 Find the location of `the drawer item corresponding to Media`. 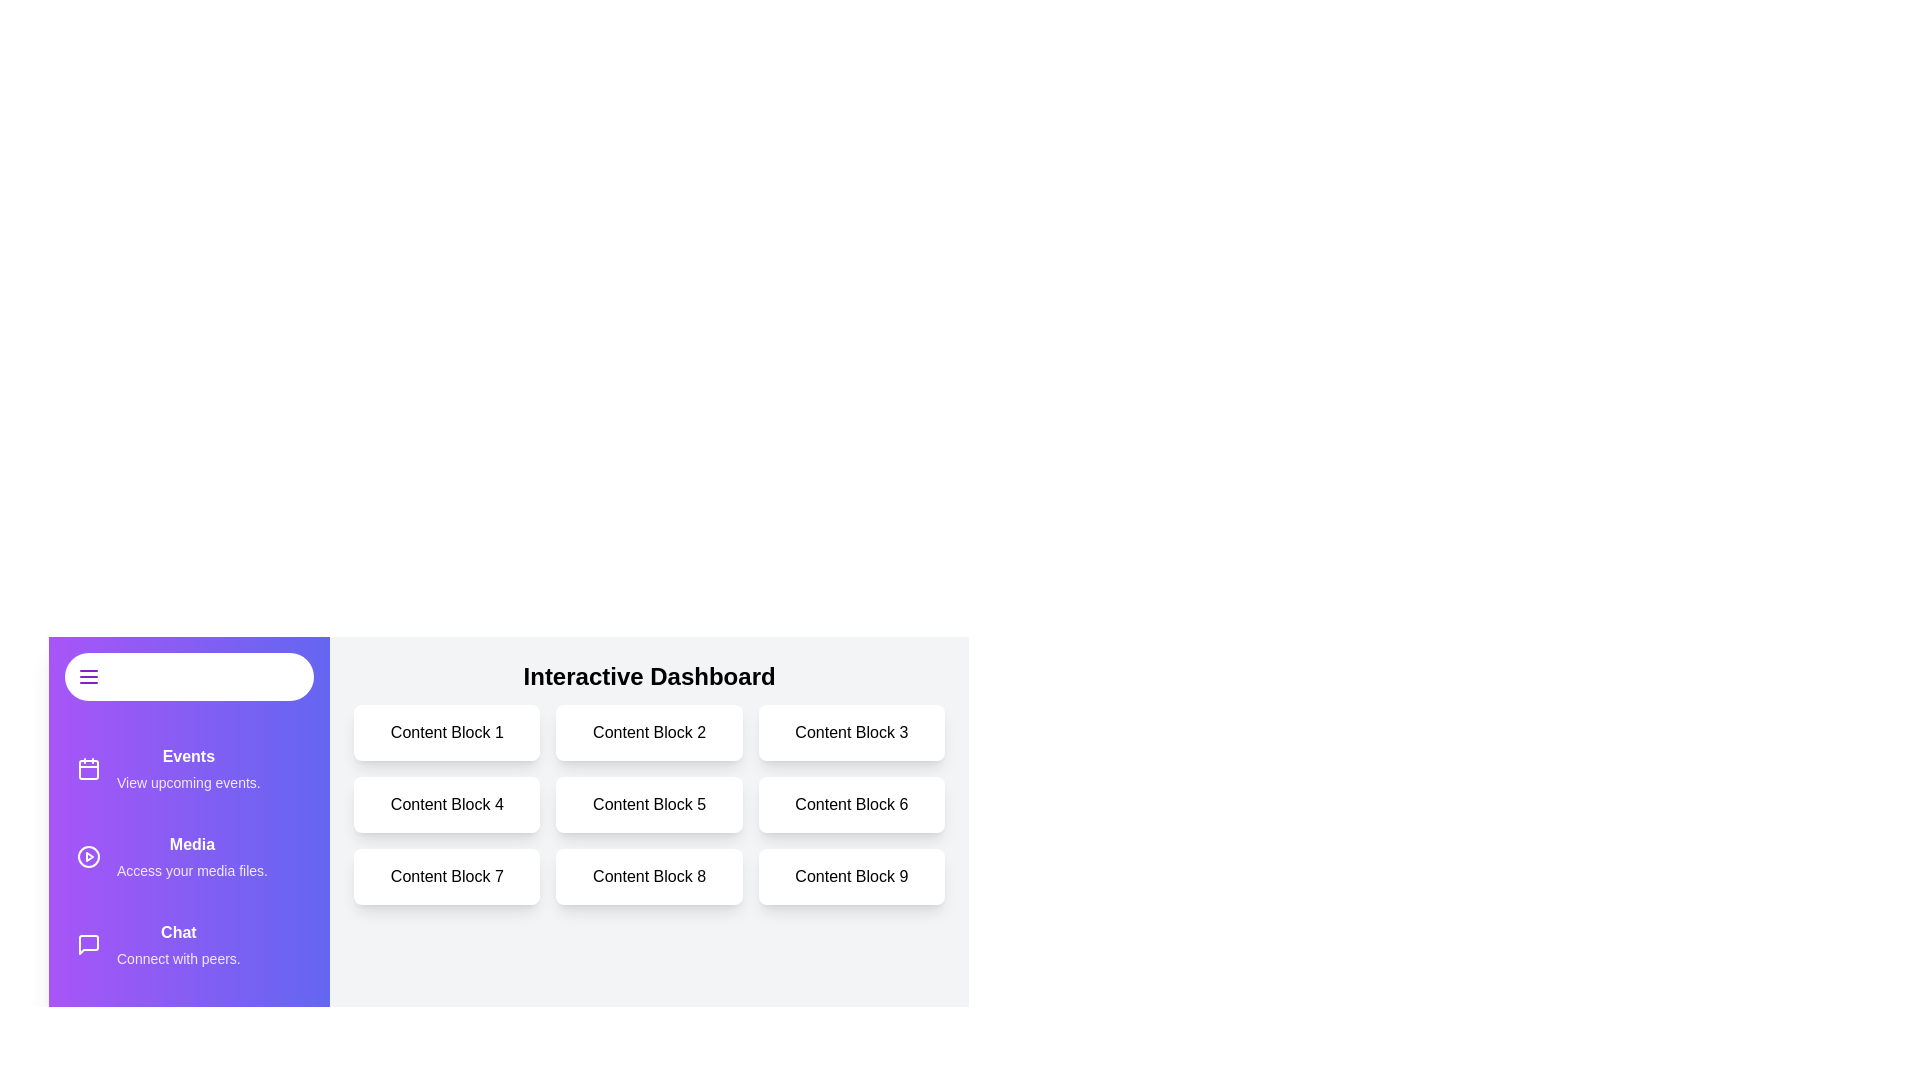

the drawer item corresponding to Media is located at coordinates (189, 855).